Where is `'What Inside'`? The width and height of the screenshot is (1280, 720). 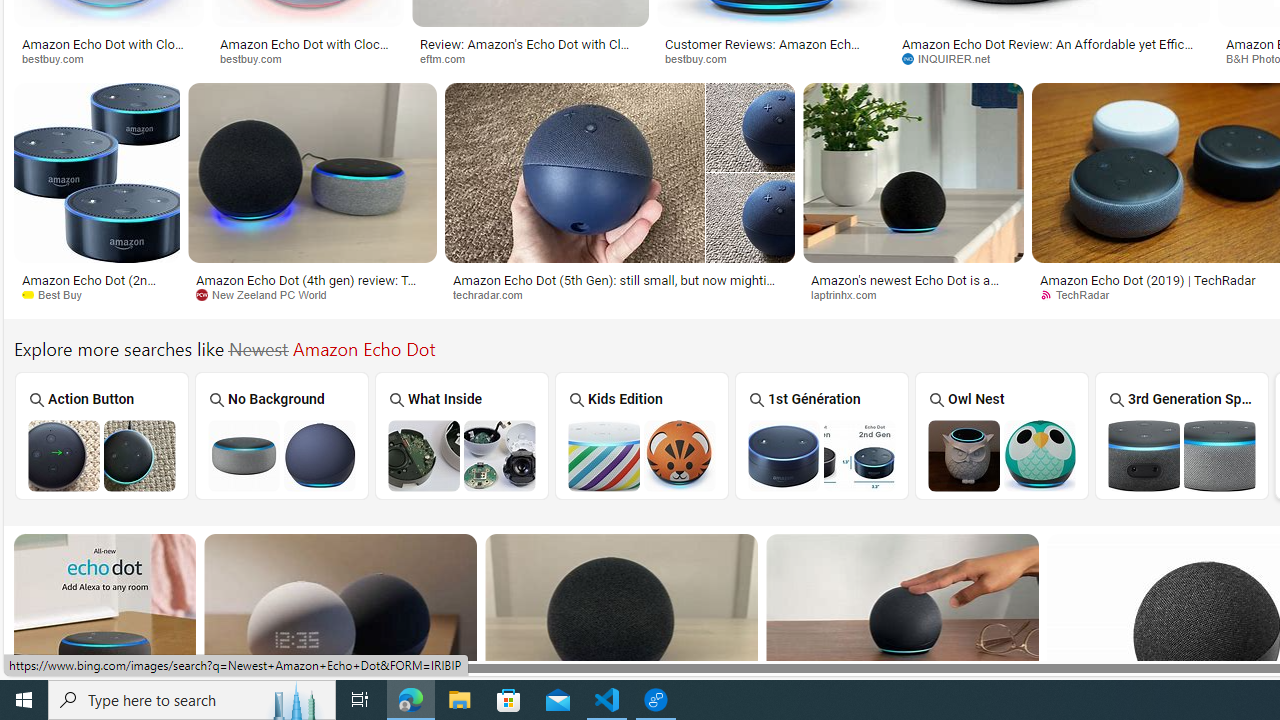
'What Inside' is located at coordinates (461, 434).